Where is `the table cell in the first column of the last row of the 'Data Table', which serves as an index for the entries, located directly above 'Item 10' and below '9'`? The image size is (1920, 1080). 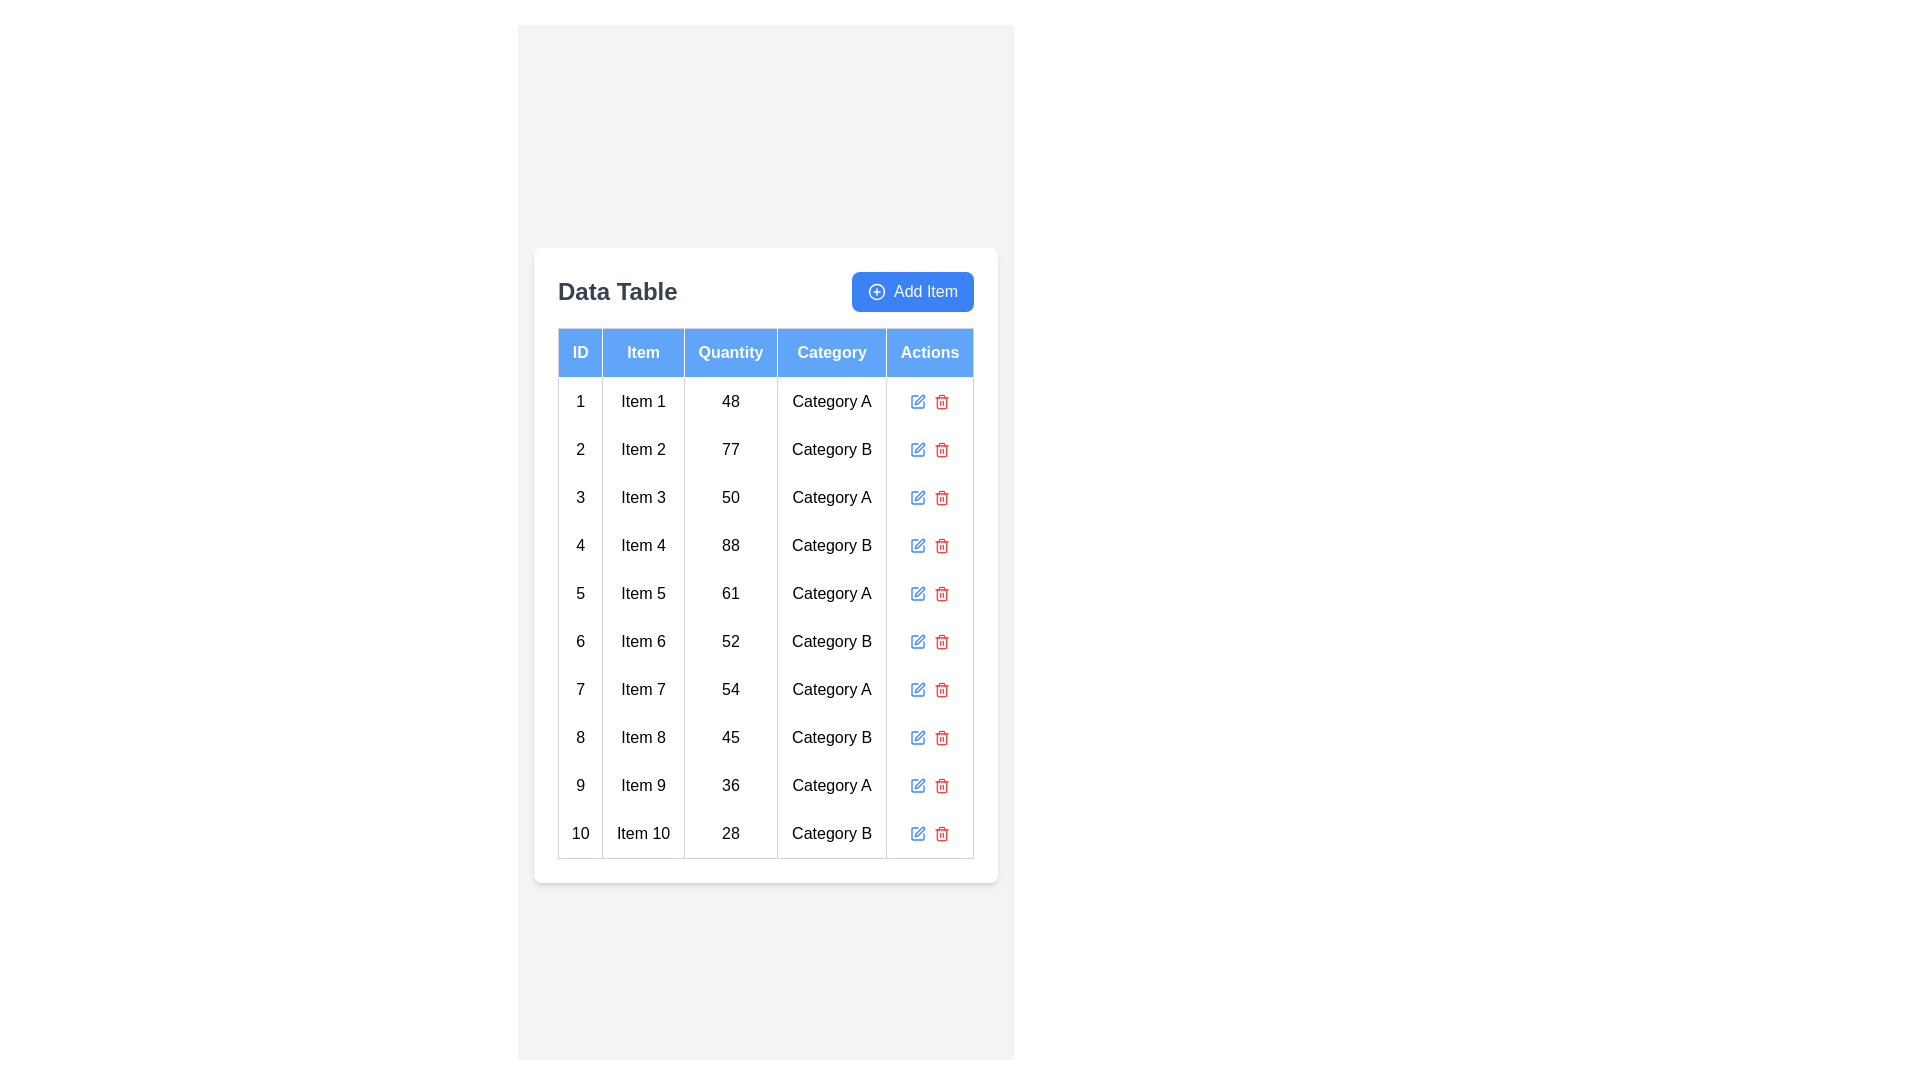 the table cell in the first column of the last row of the 'Data Table', which serves as an index for the entries, located directly above 'Item 10' and below '9' is located at coordinates (579, 833).